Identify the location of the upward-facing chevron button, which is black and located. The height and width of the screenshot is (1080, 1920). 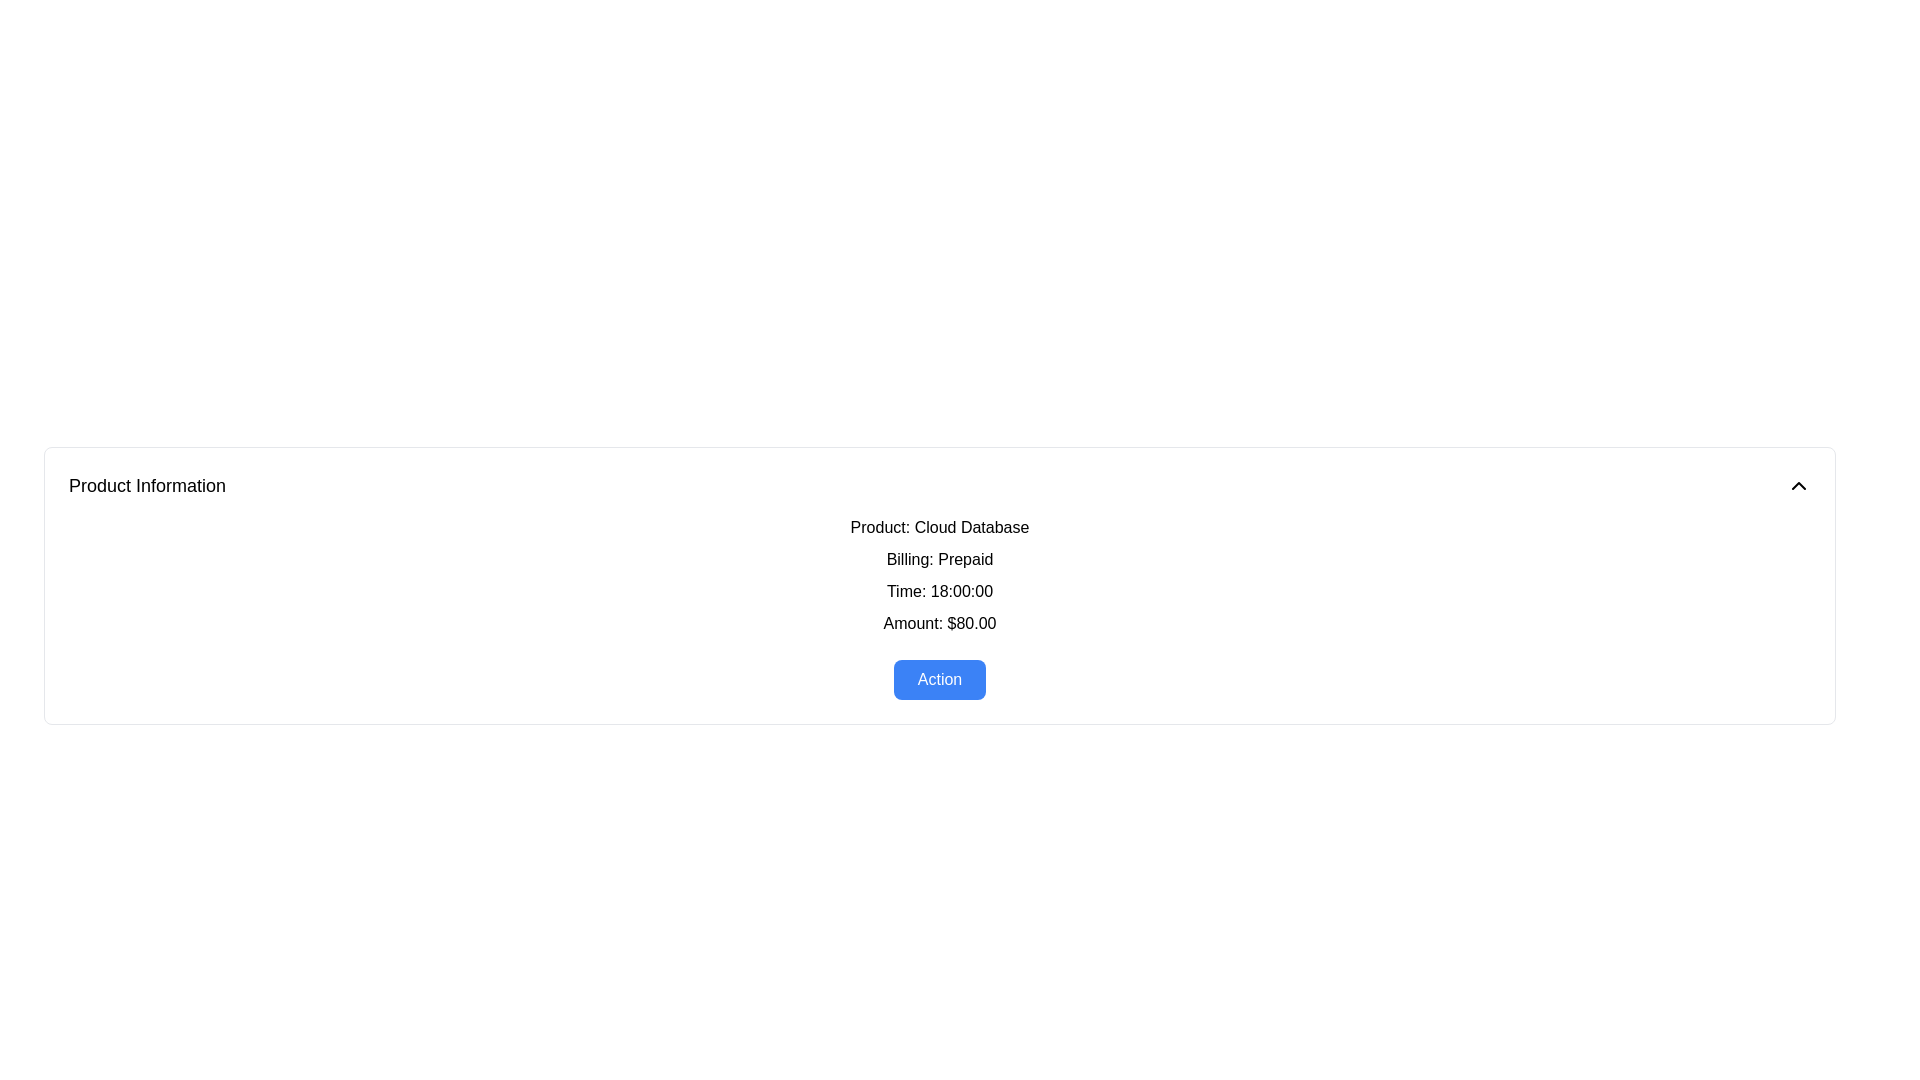
(1799, 486).